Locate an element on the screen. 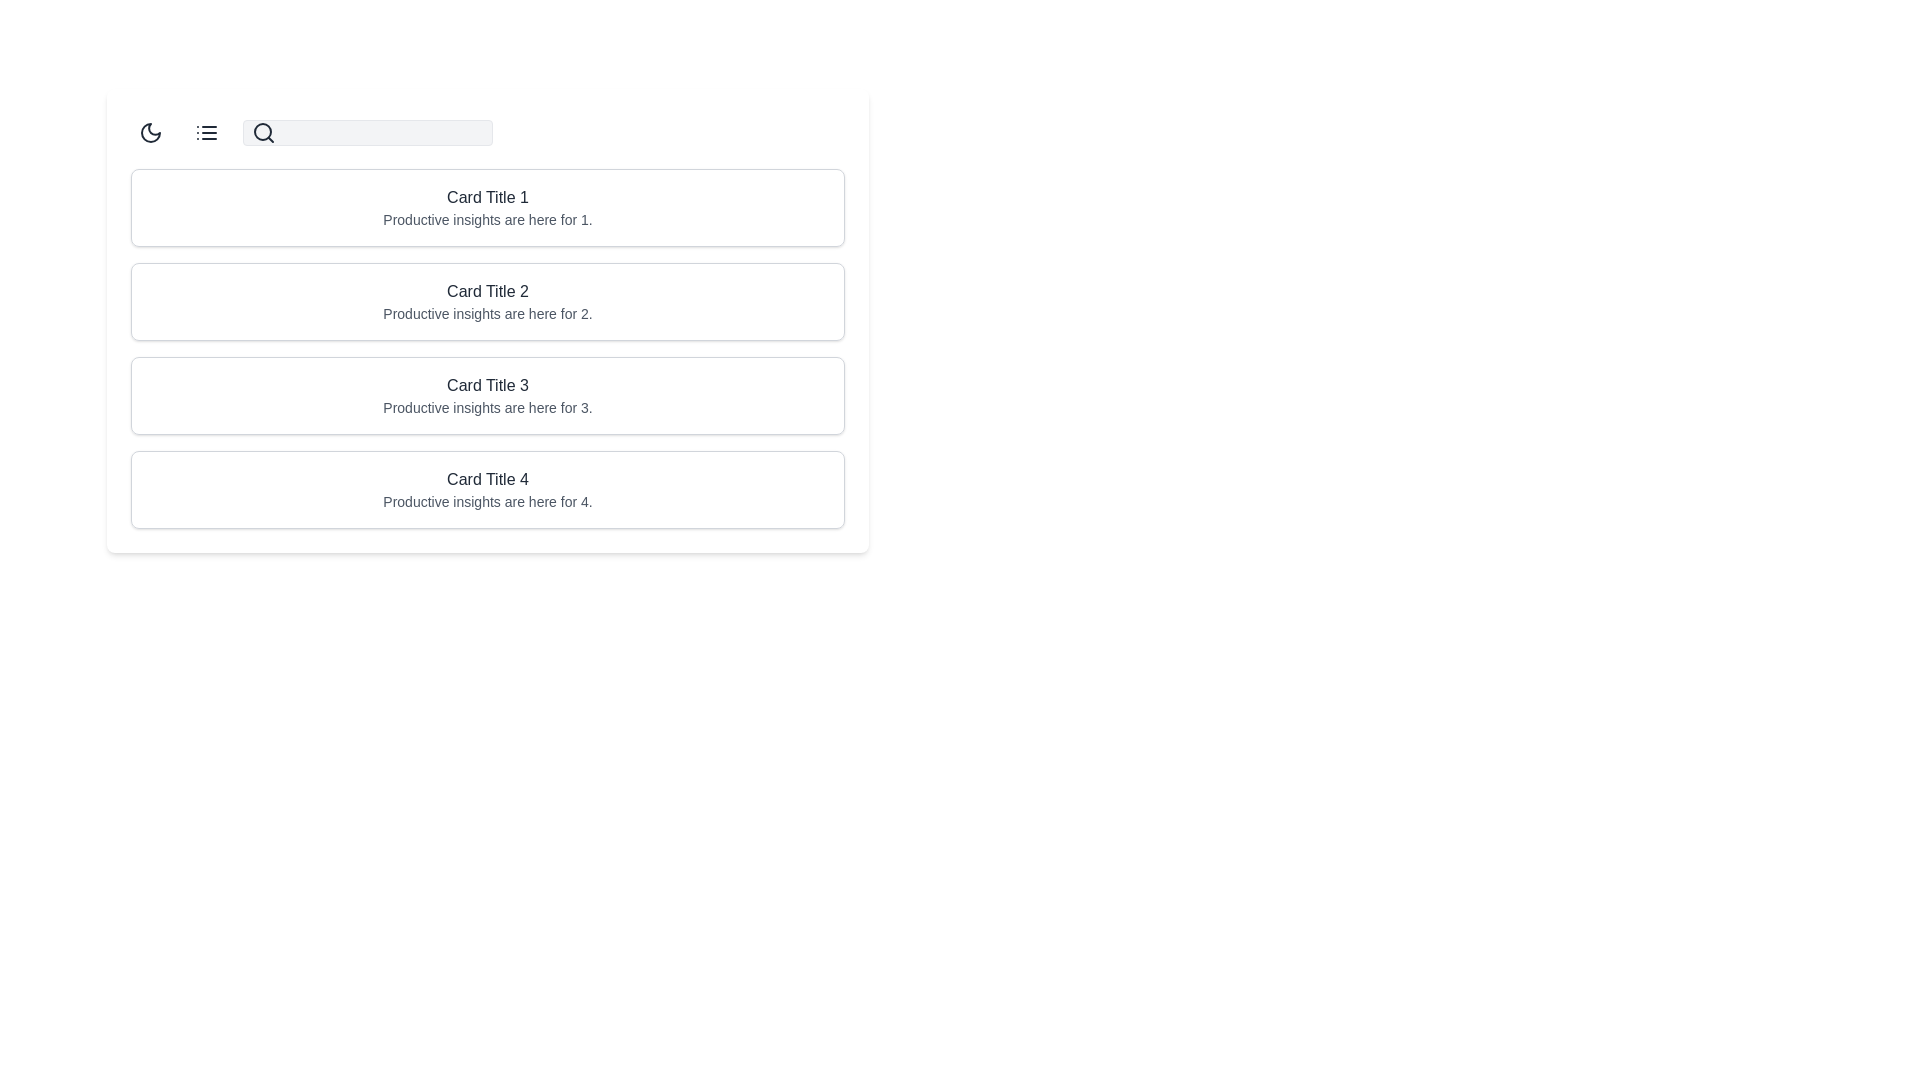 Image resolution: width=1920 pixels, height=1080 pixels. the search bar located near the top center of the interface, positioned after two rounded icons, to focus on it is located at coordinates (368, 132).